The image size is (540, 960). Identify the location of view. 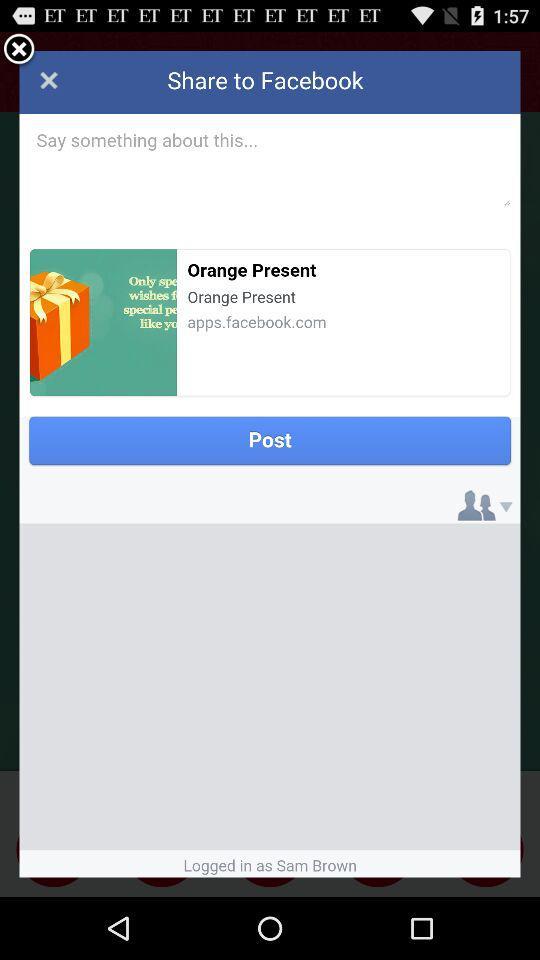
(18, 49).